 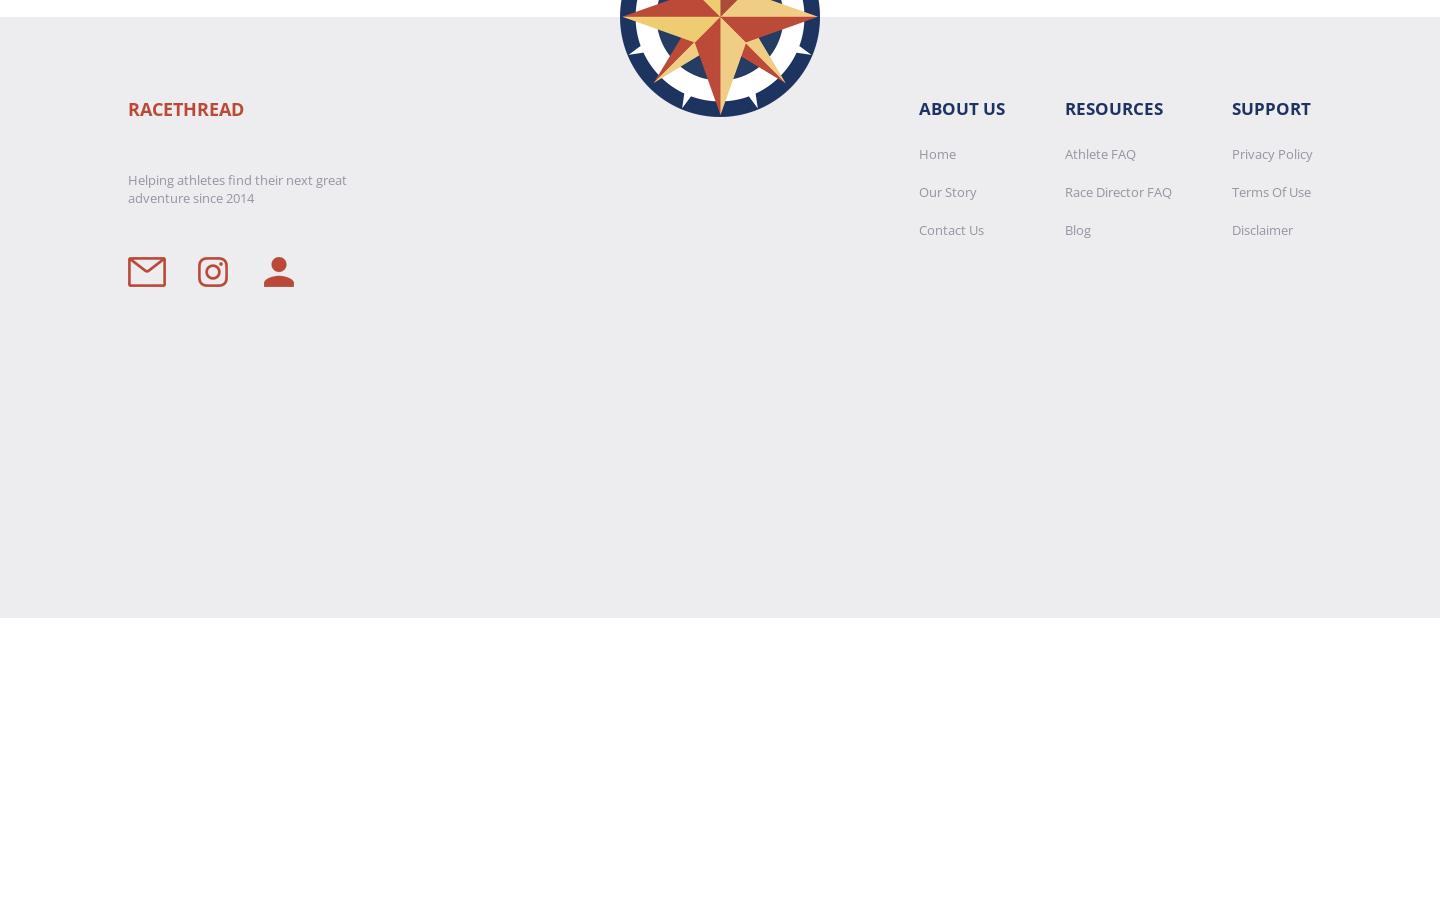 I want to click on 'Race Director FAQ', so click(x=1116, y=192).